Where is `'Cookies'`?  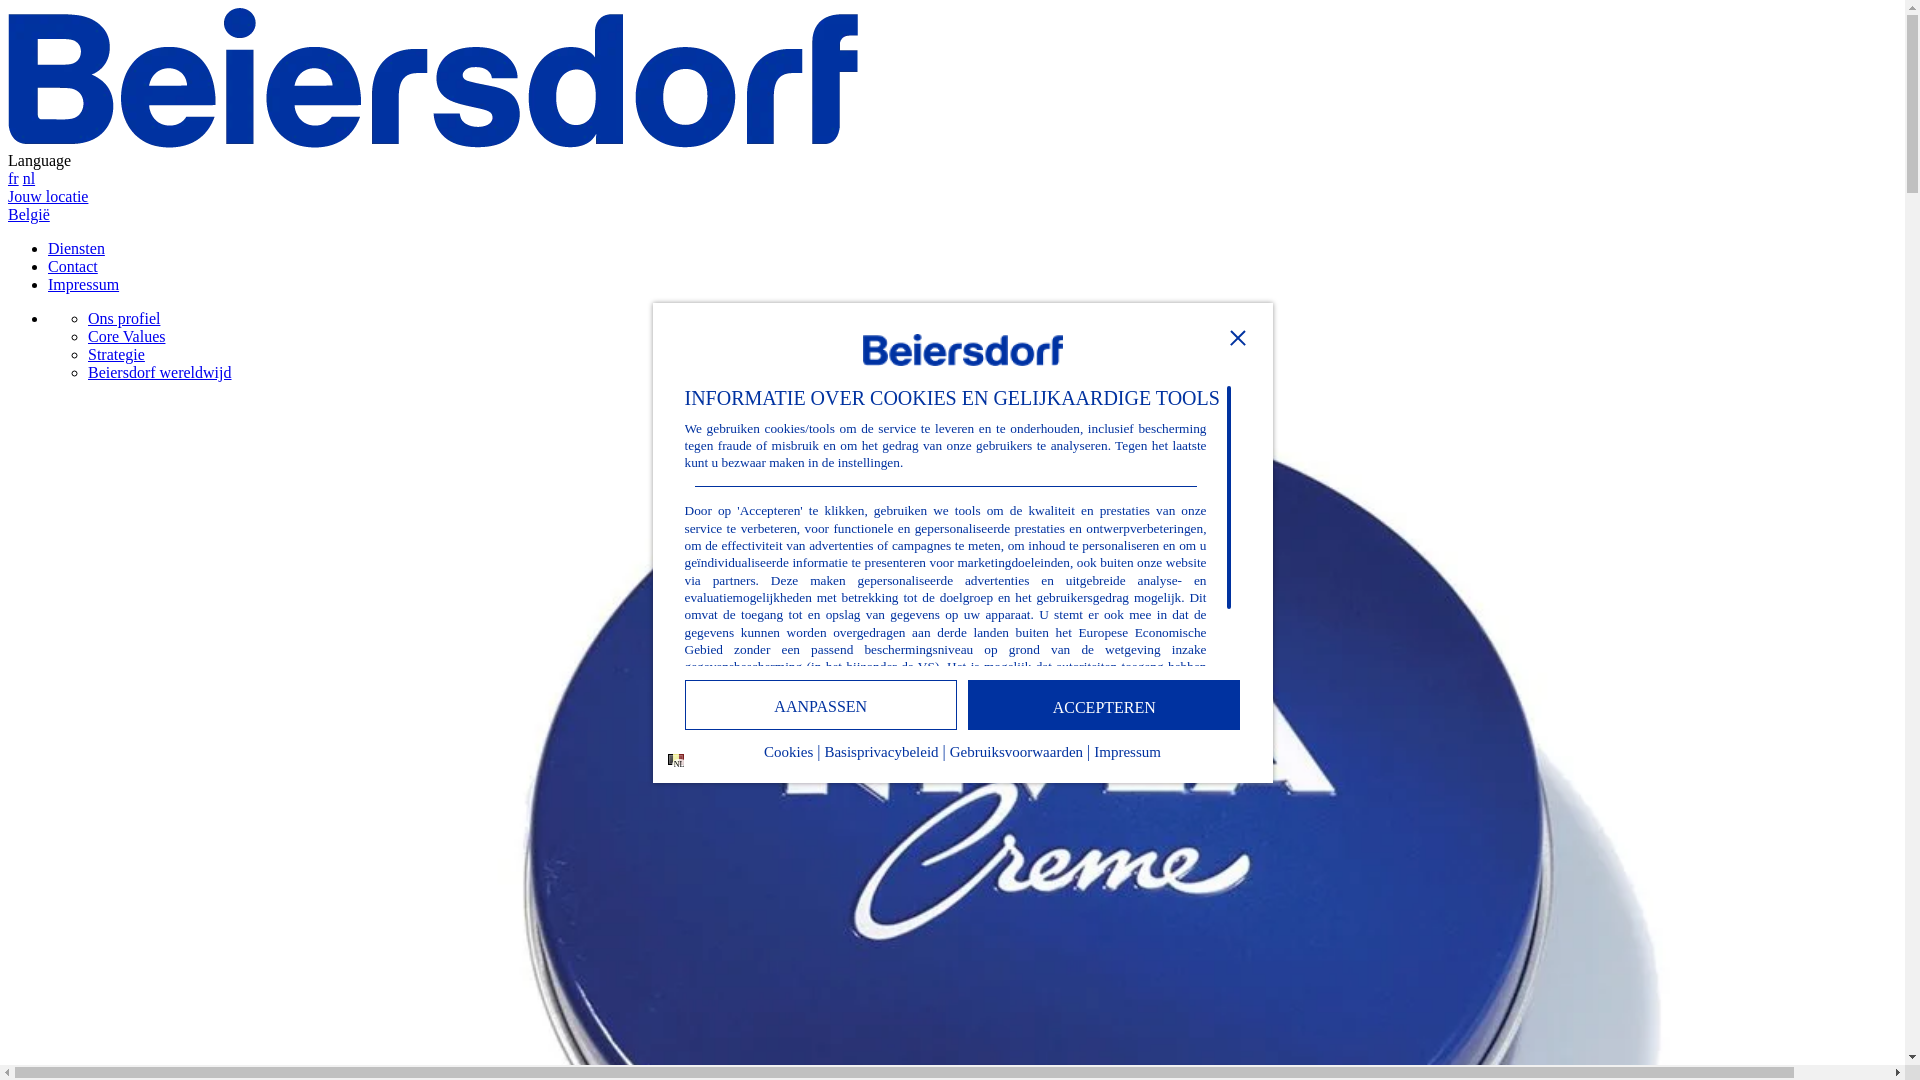
'Cookies' is located at coordinates (787, 757).